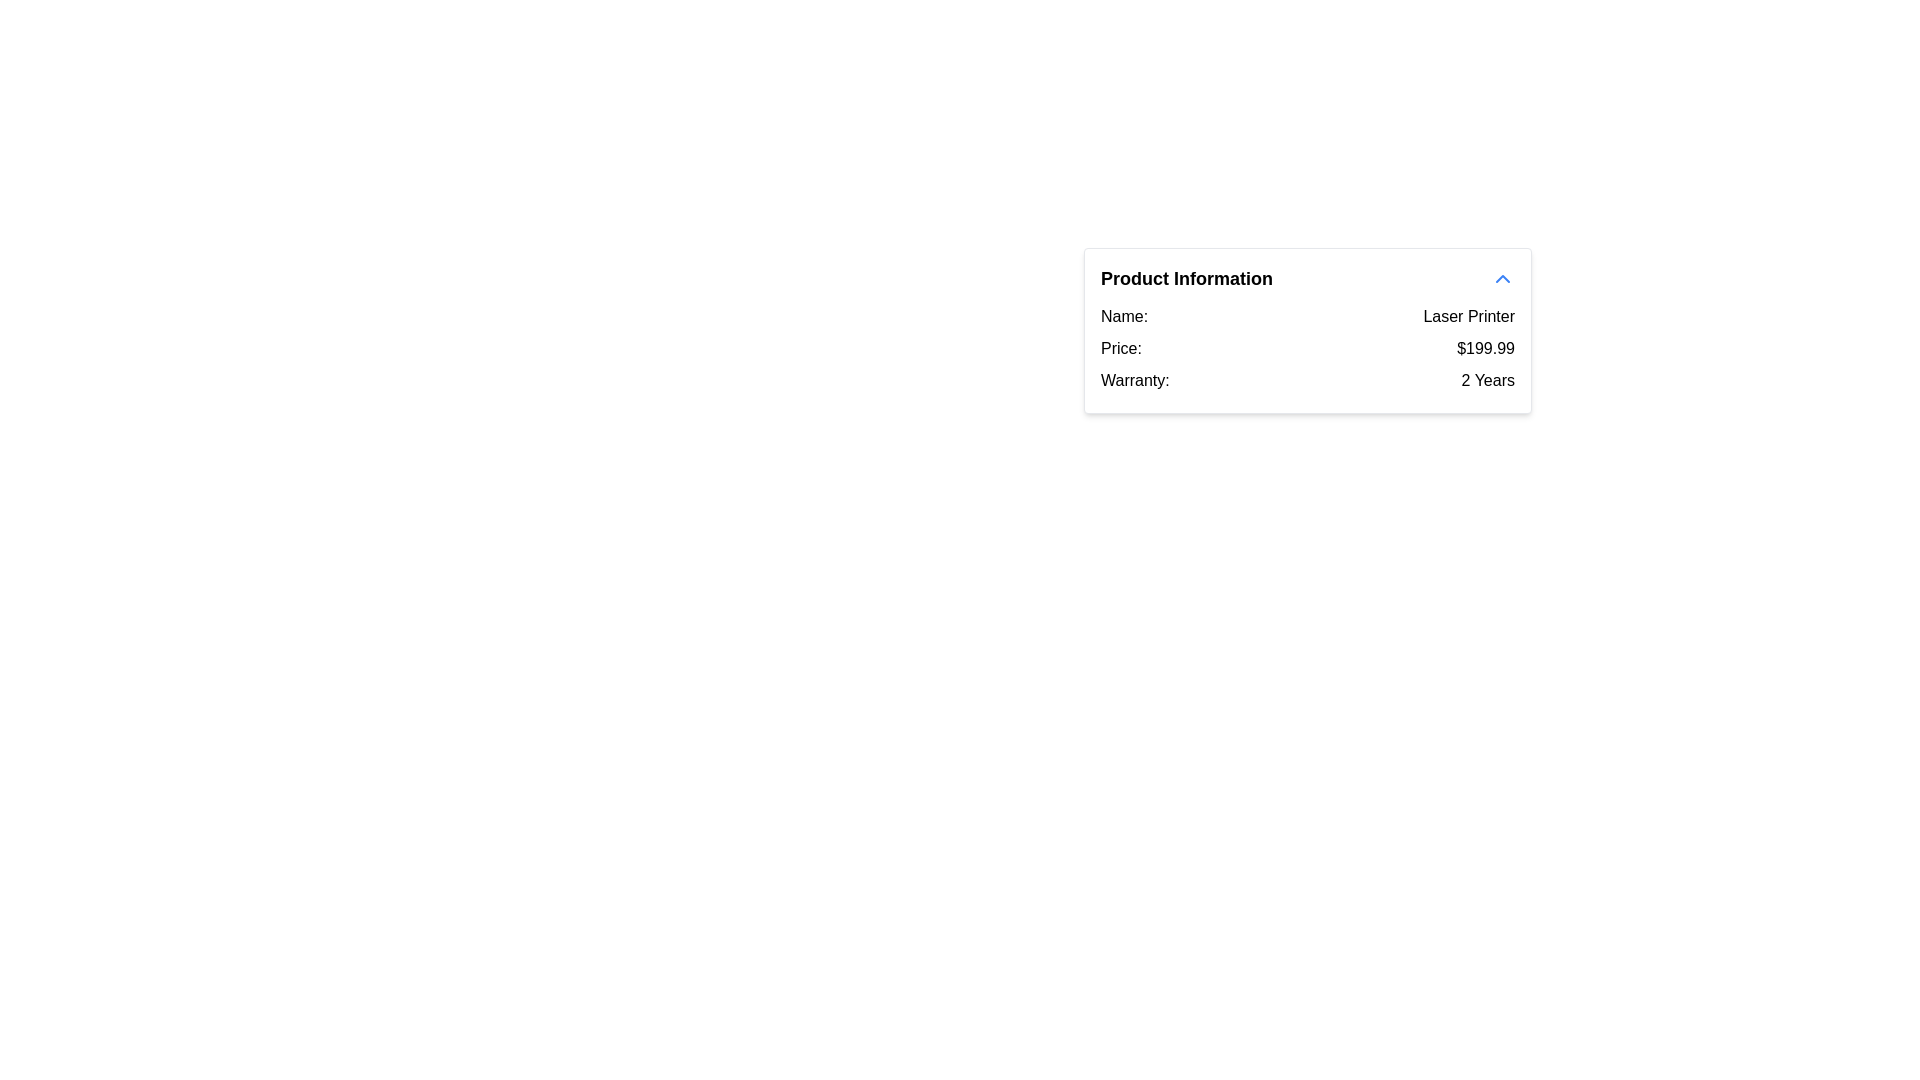 The image size is (1920, 1080). What do you see at coordinates (1488, 381) in the screenshot?
I see `the warranty duration information displayed by the text label located to the far right of the 'Warranty:' label in the product details card` at bounding box center [1488, 381].